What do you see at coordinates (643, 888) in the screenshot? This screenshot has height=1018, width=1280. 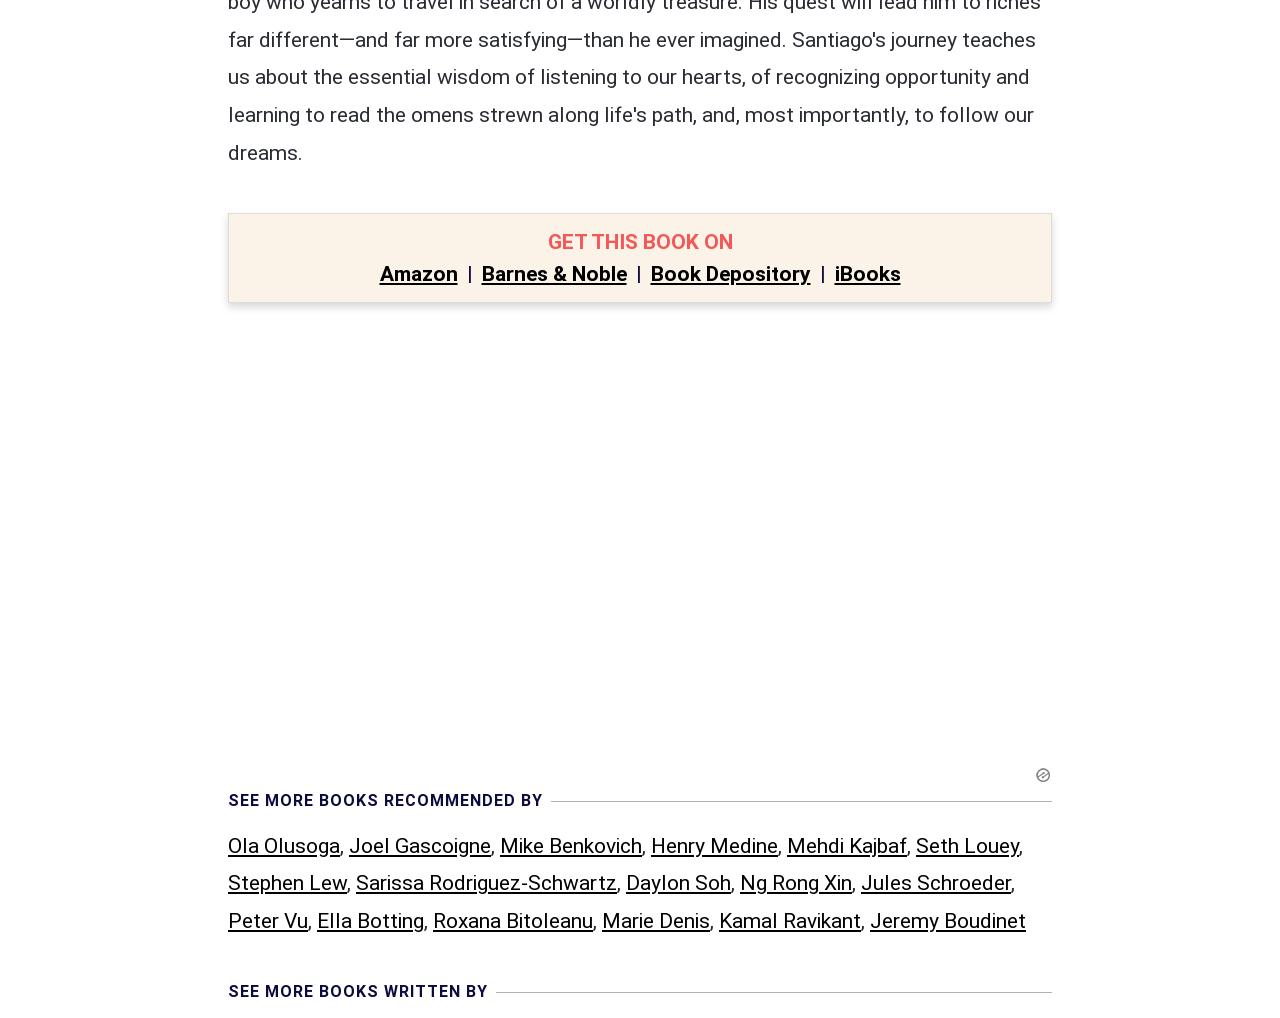 I see `'Mehdi Kajbaf, Co-Founder of Matboard, Discusses Favorite Books and Human Nature'` at bounding box center [643, 888].